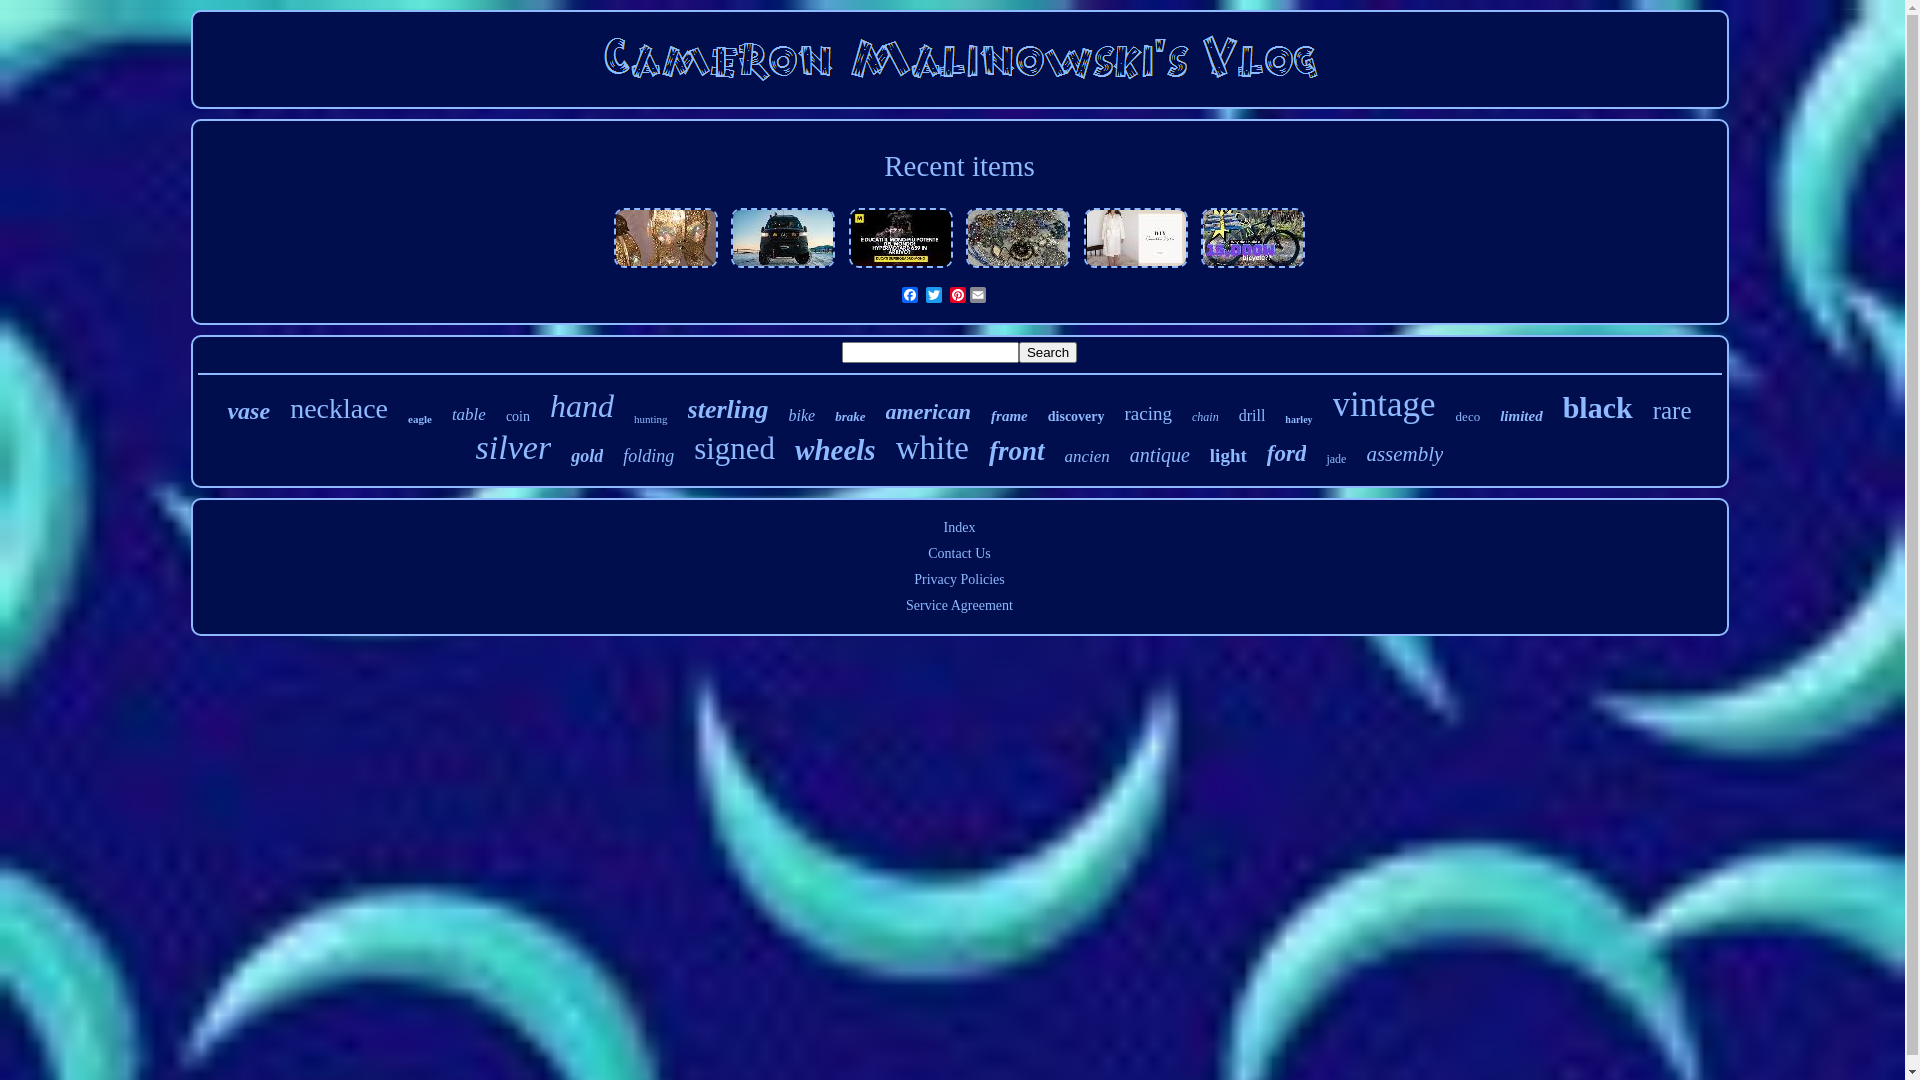  I want to click on 'Index', so click(960, 526).